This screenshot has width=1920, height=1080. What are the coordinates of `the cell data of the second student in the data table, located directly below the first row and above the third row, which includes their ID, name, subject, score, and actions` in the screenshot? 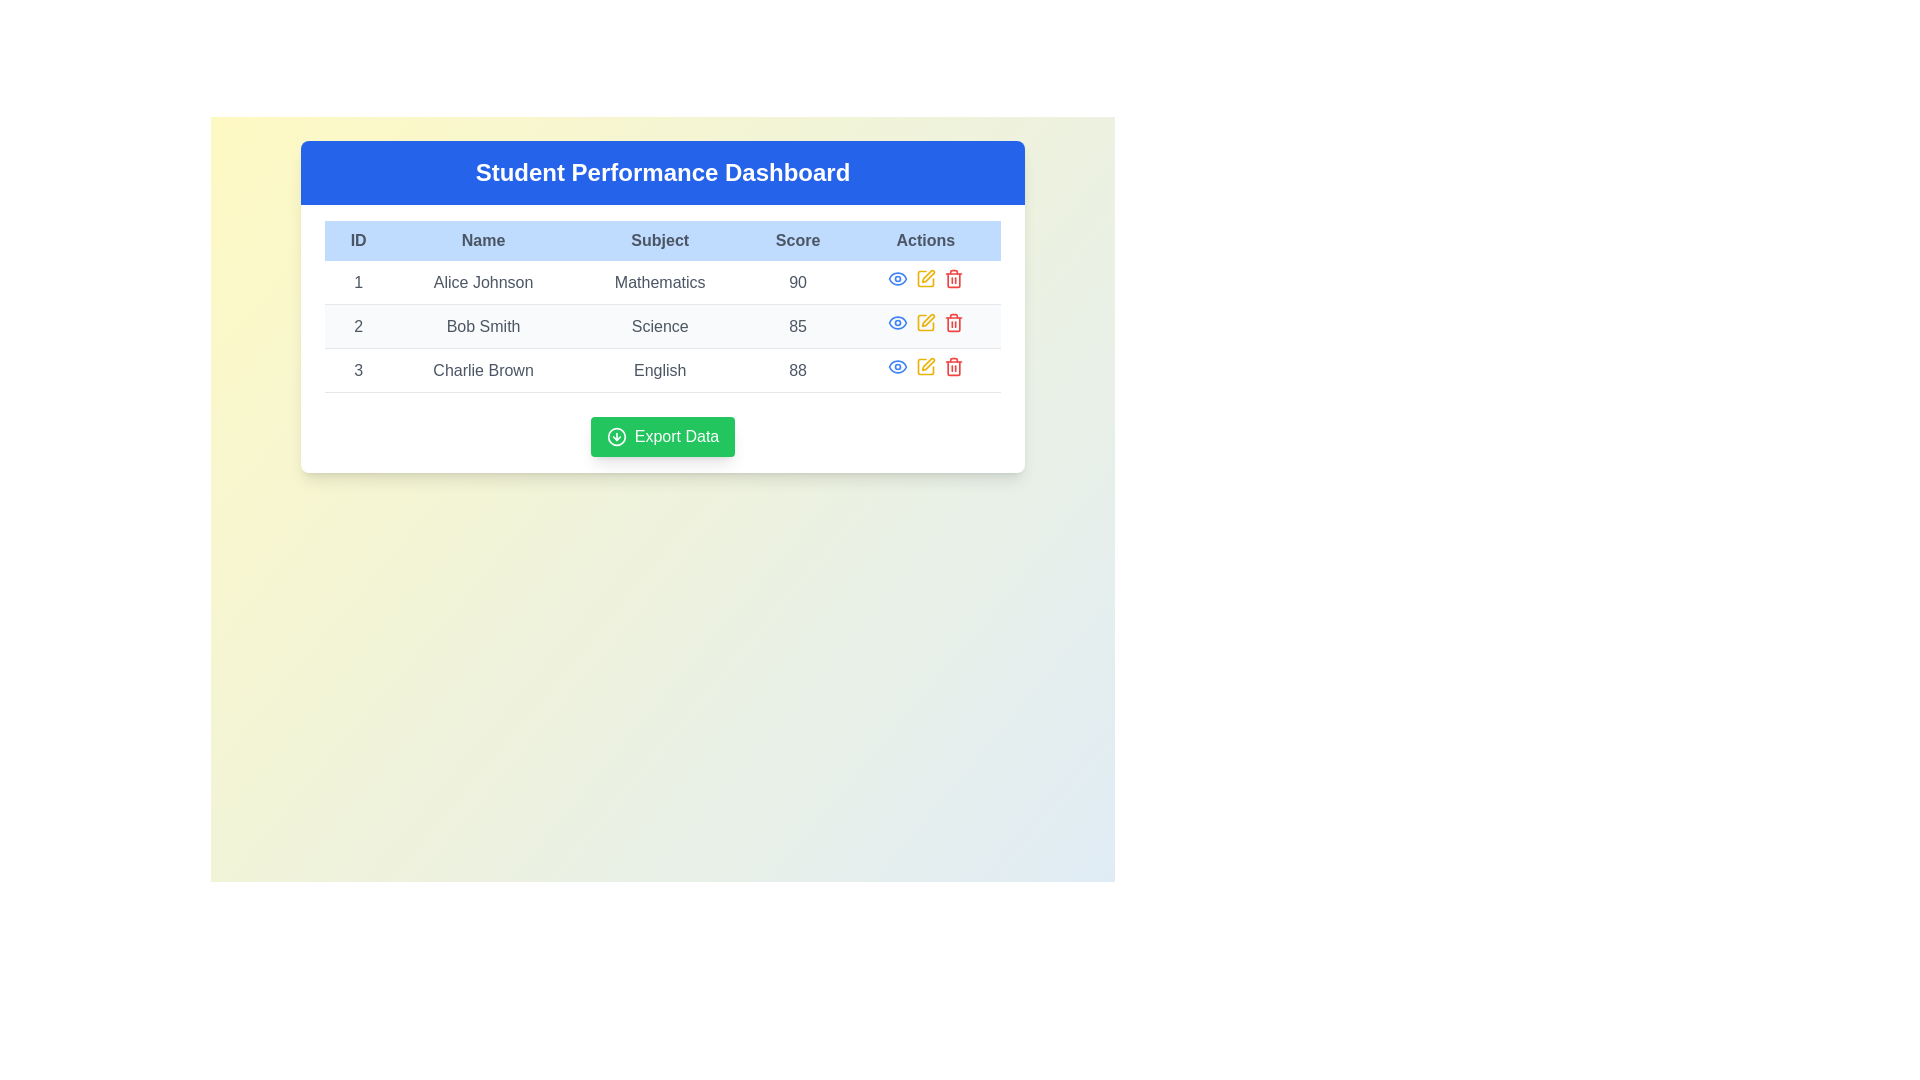 It's located at (662, 325).